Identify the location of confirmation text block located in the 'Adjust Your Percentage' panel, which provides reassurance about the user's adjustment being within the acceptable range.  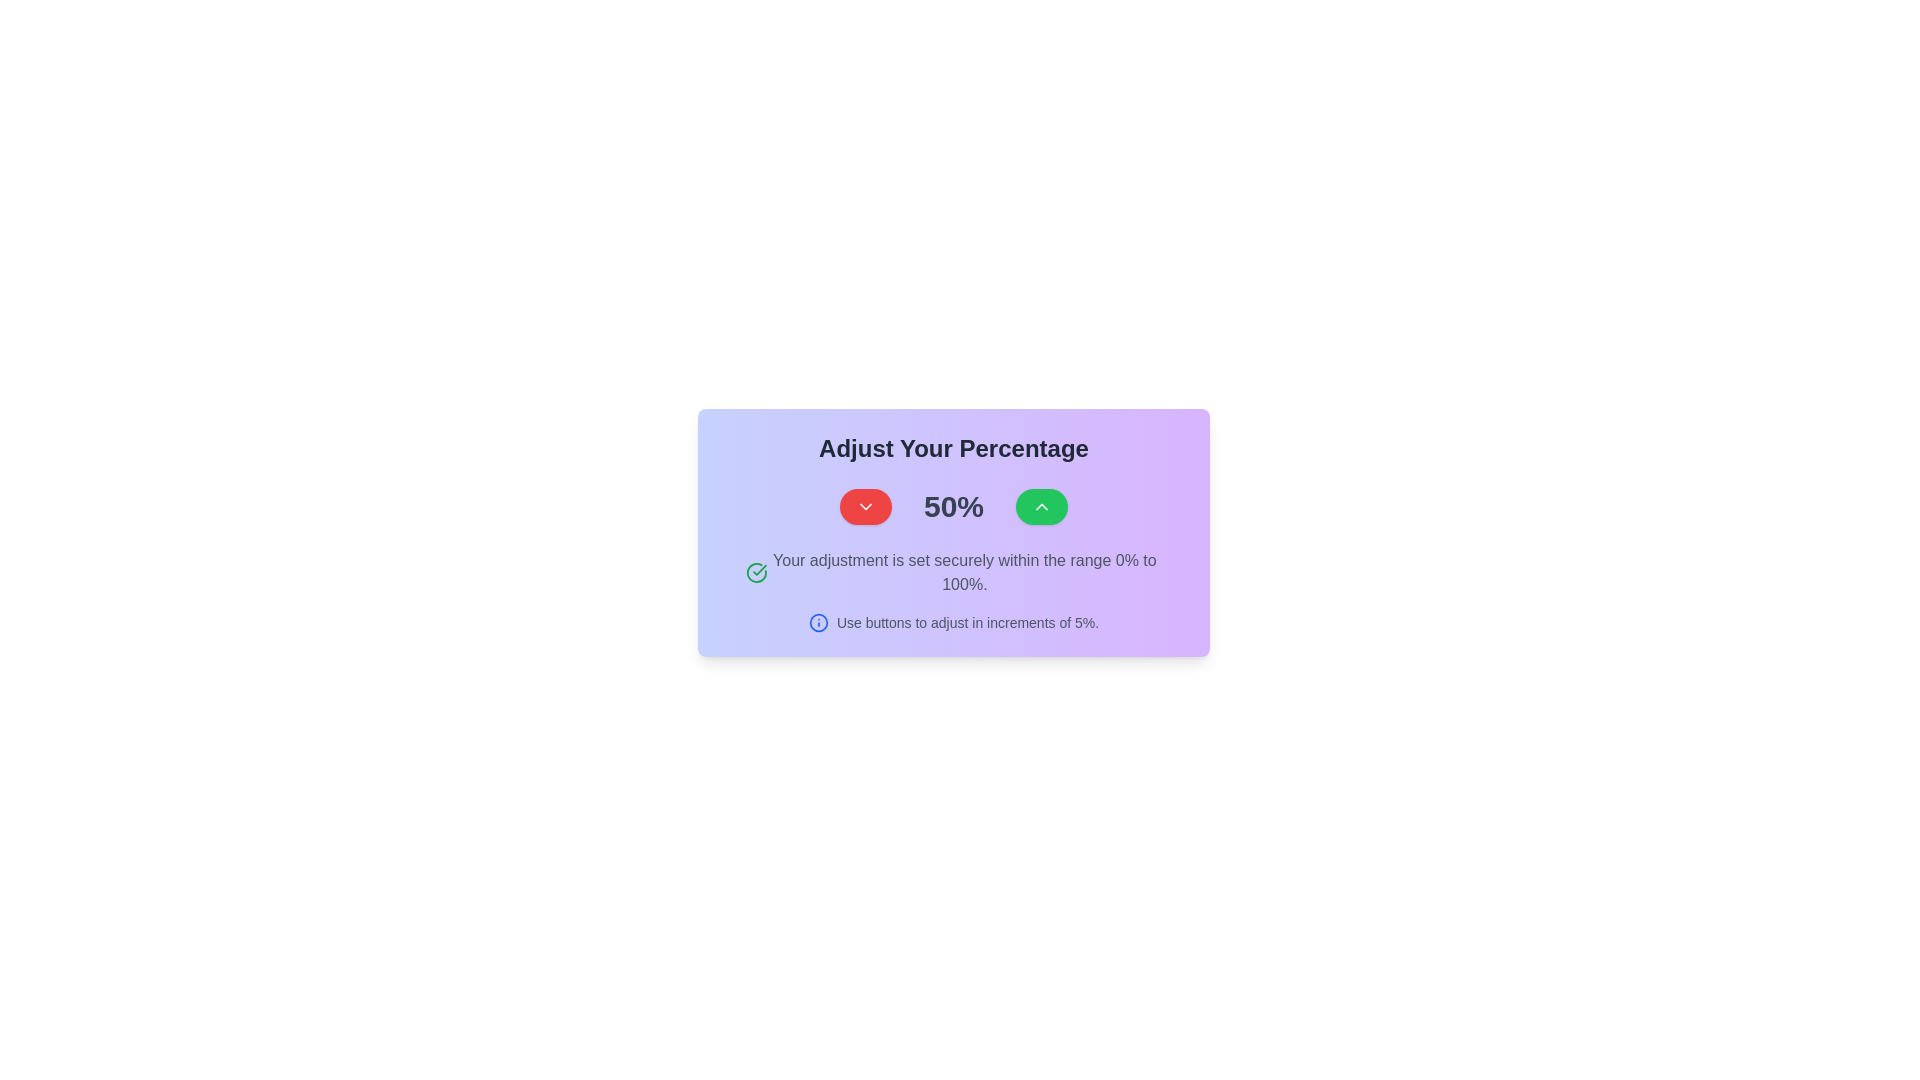
(953, 573).